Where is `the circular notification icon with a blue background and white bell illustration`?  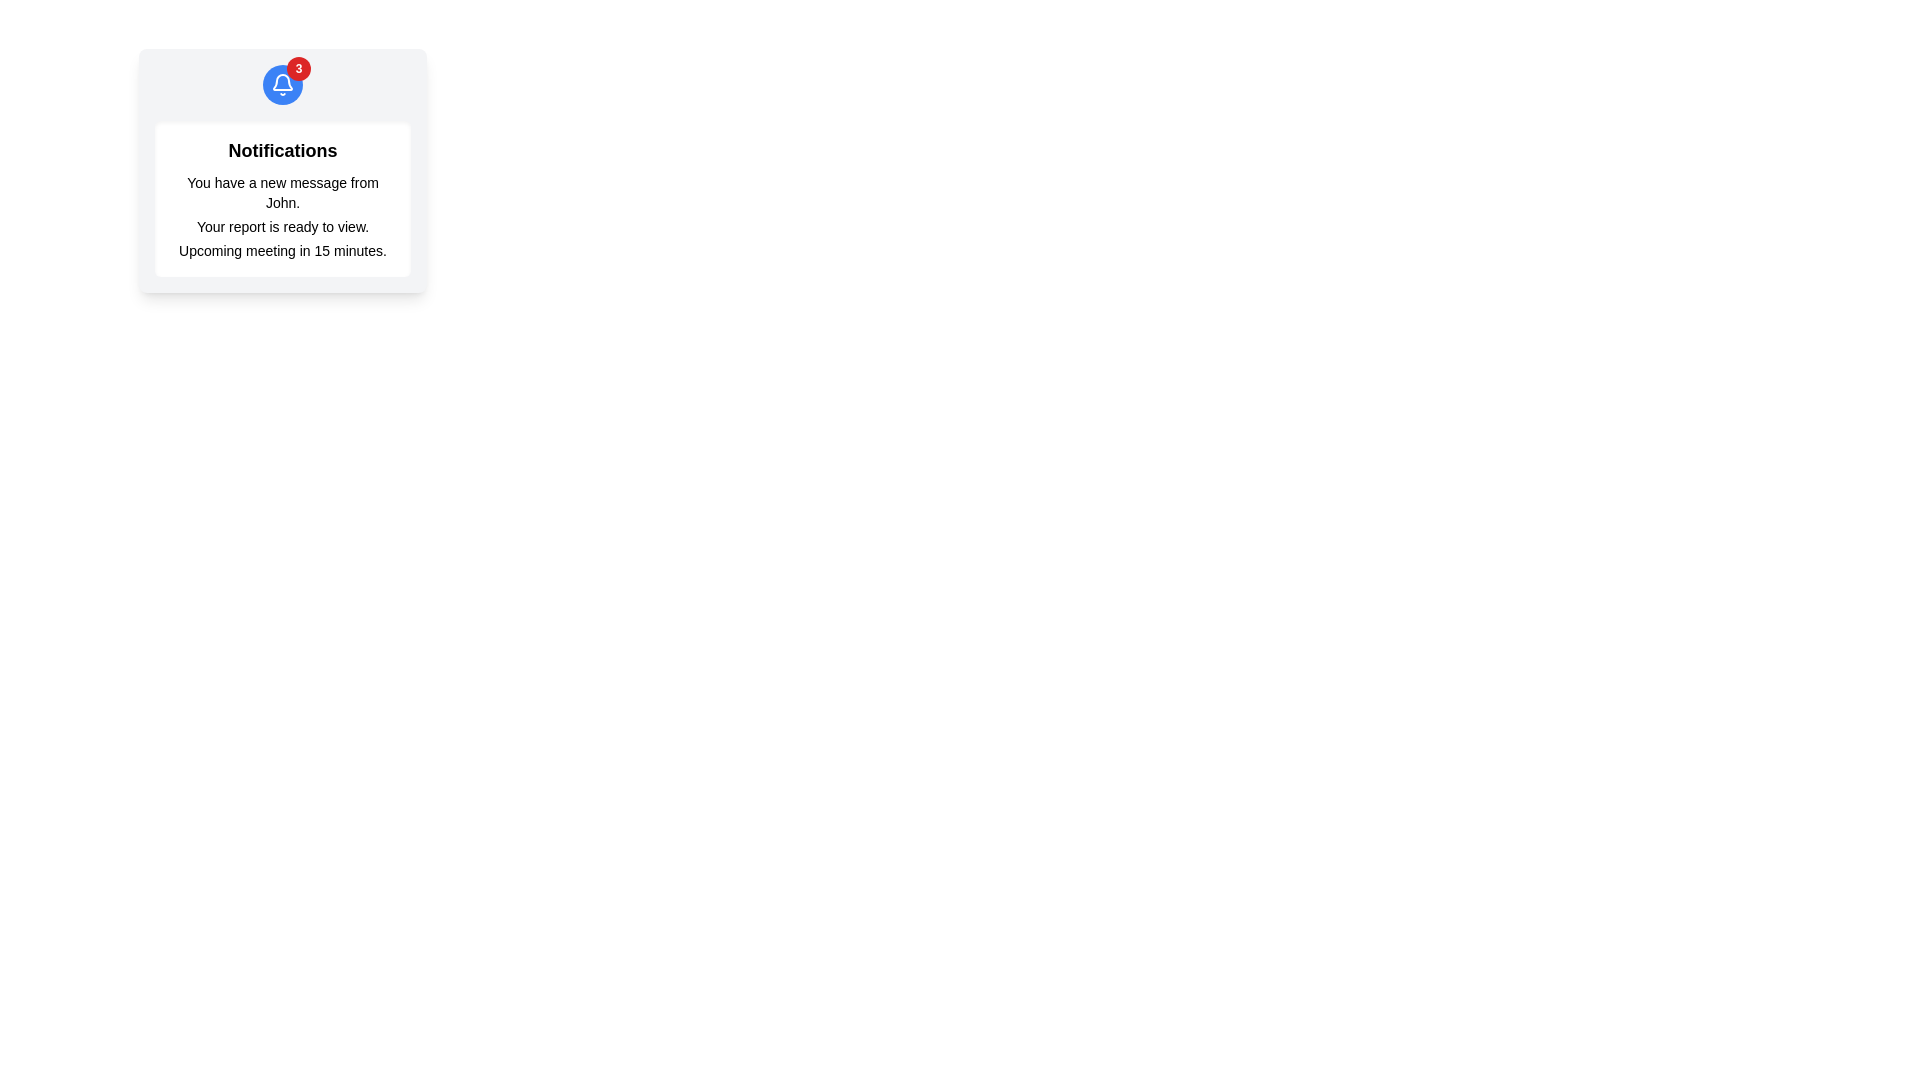
the circular notification icon with a blue background and white bell illustration is located at coordinates (282, 83).